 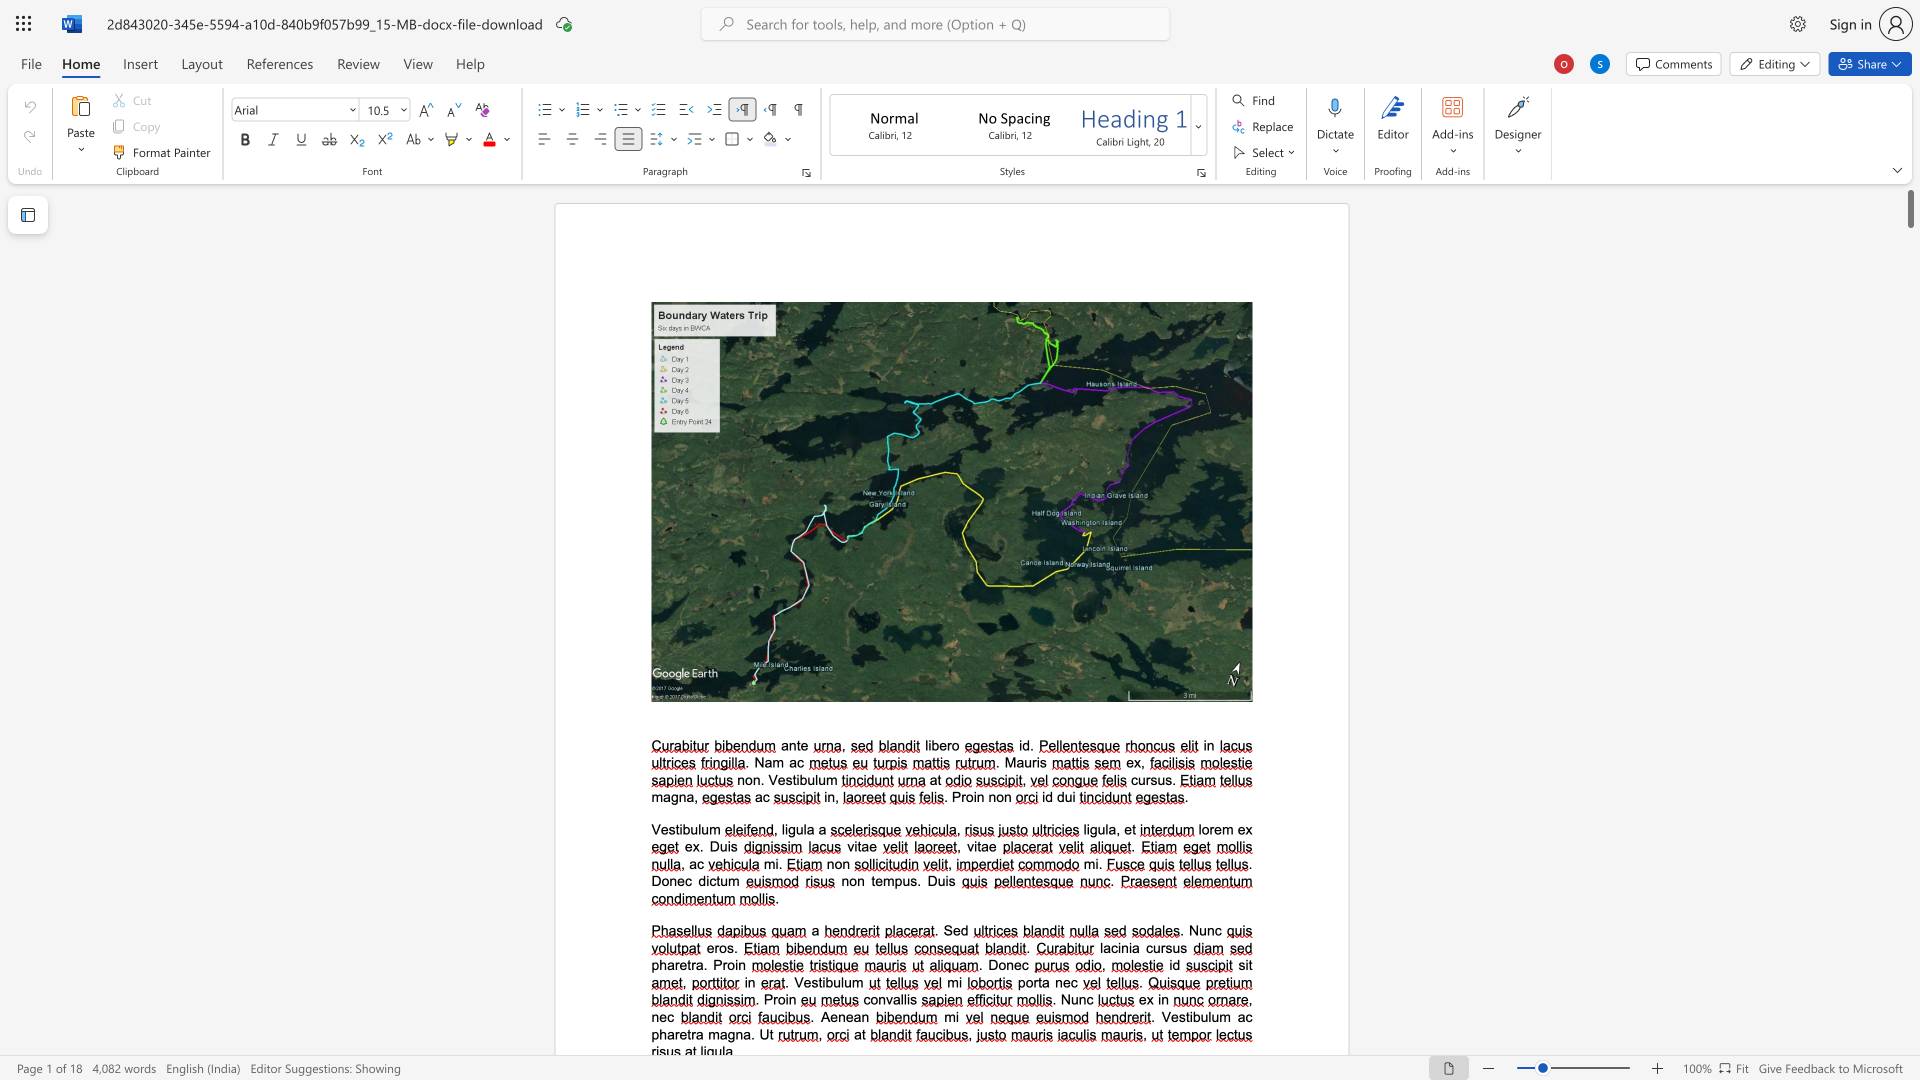 What do you see at coordinates (710, 880) in the screenshot?
I see `the space between the continuous character "i" and "c" in the text` at bounding box center [710, 880].